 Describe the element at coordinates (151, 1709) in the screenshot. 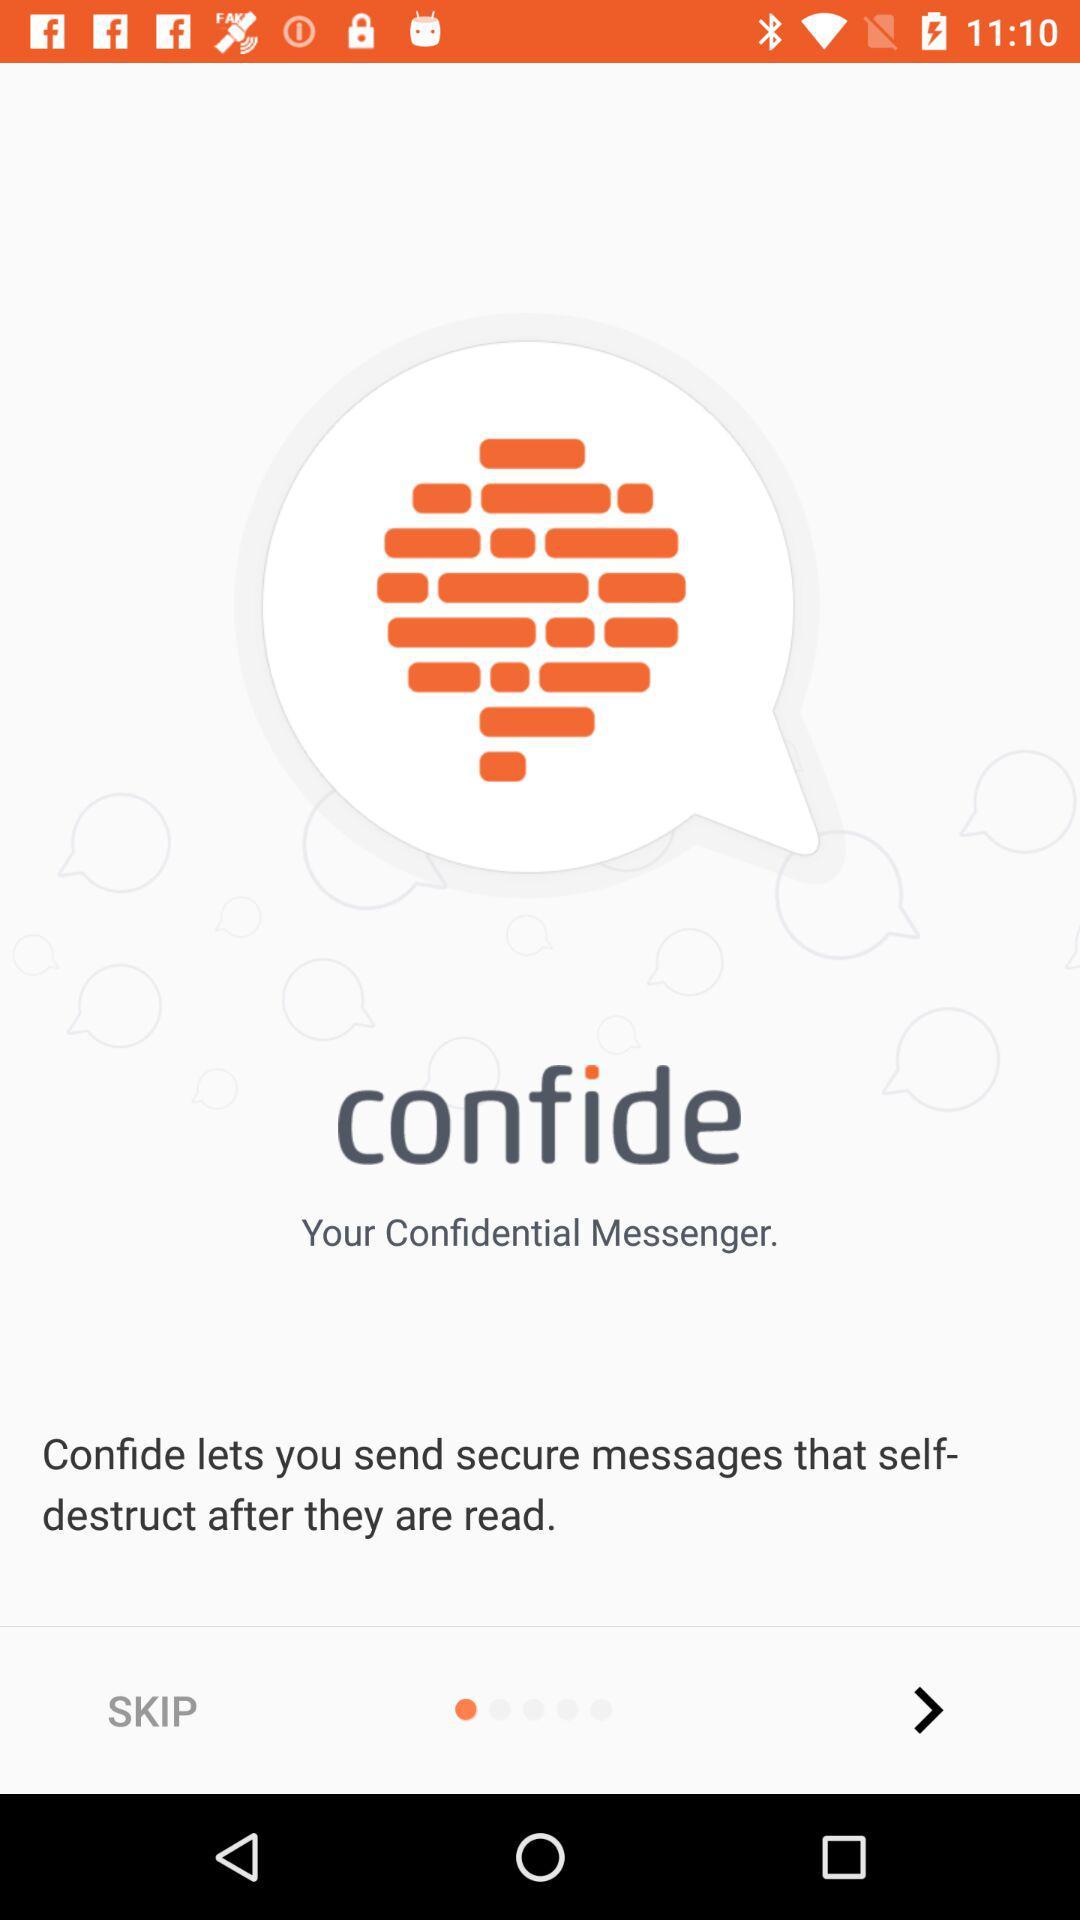

I see `skip icon` at that location.